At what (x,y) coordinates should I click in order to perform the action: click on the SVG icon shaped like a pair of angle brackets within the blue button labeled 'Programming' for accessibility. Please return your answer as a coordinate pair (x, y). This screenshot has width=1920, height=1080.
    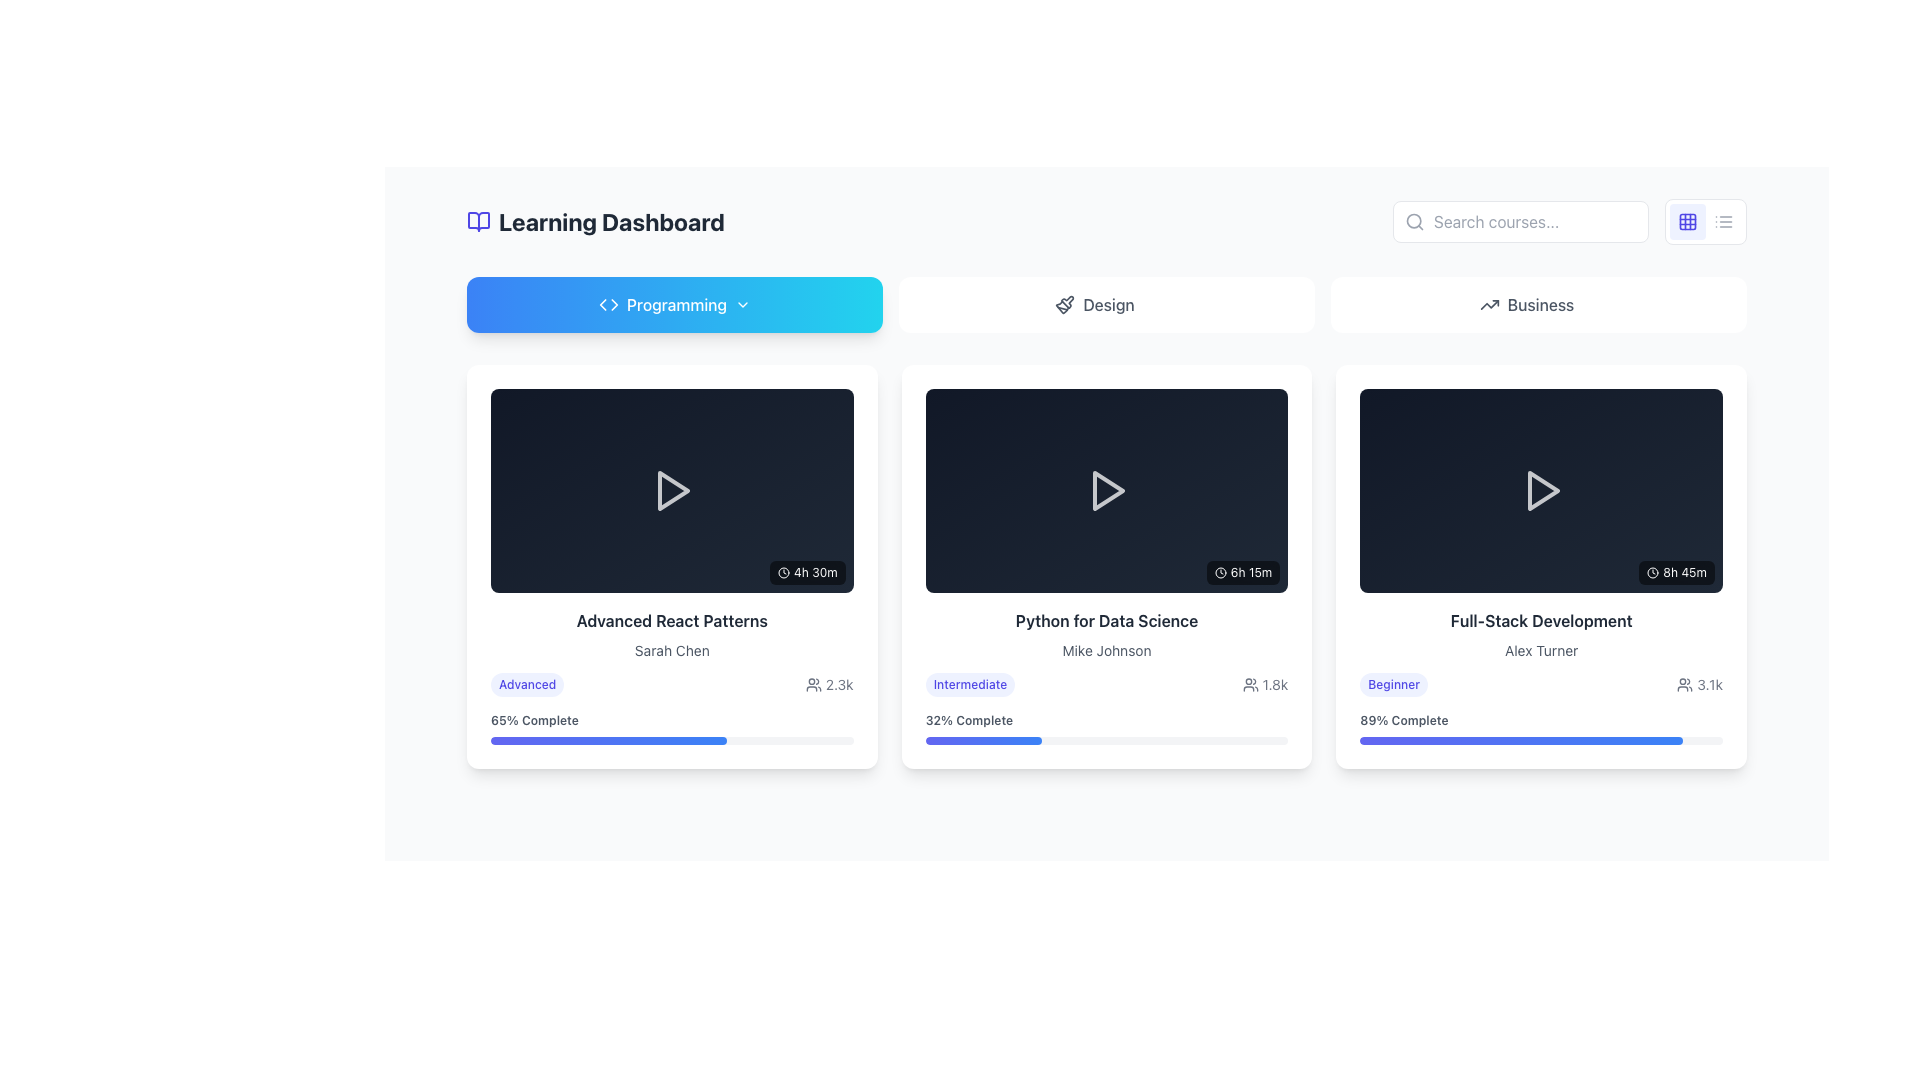
    Looking at the image, I should click on (607, 304).